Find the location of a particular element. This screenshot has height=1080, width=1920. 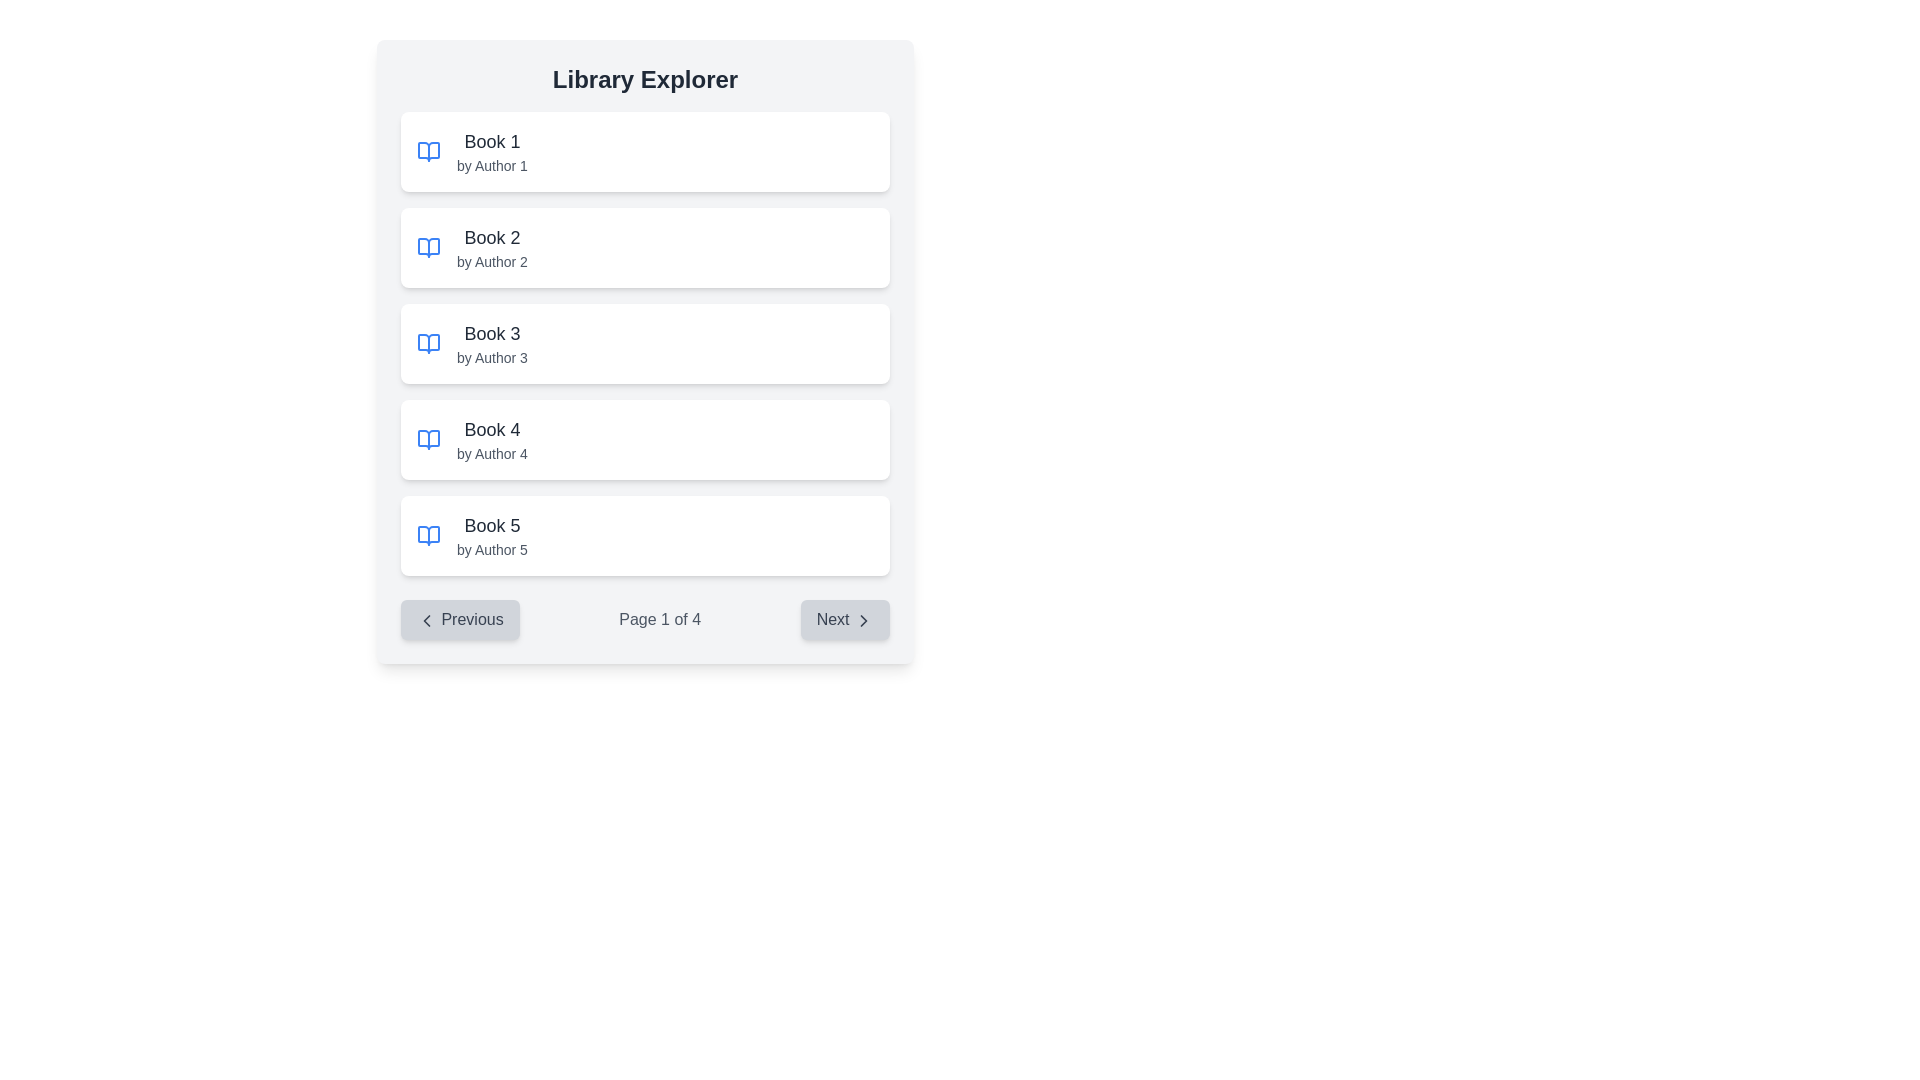

the first book entry in the central scrollable list of the 'Library Explorer' interface, which displays the title and author metadata is located at coordinates (645, 150).